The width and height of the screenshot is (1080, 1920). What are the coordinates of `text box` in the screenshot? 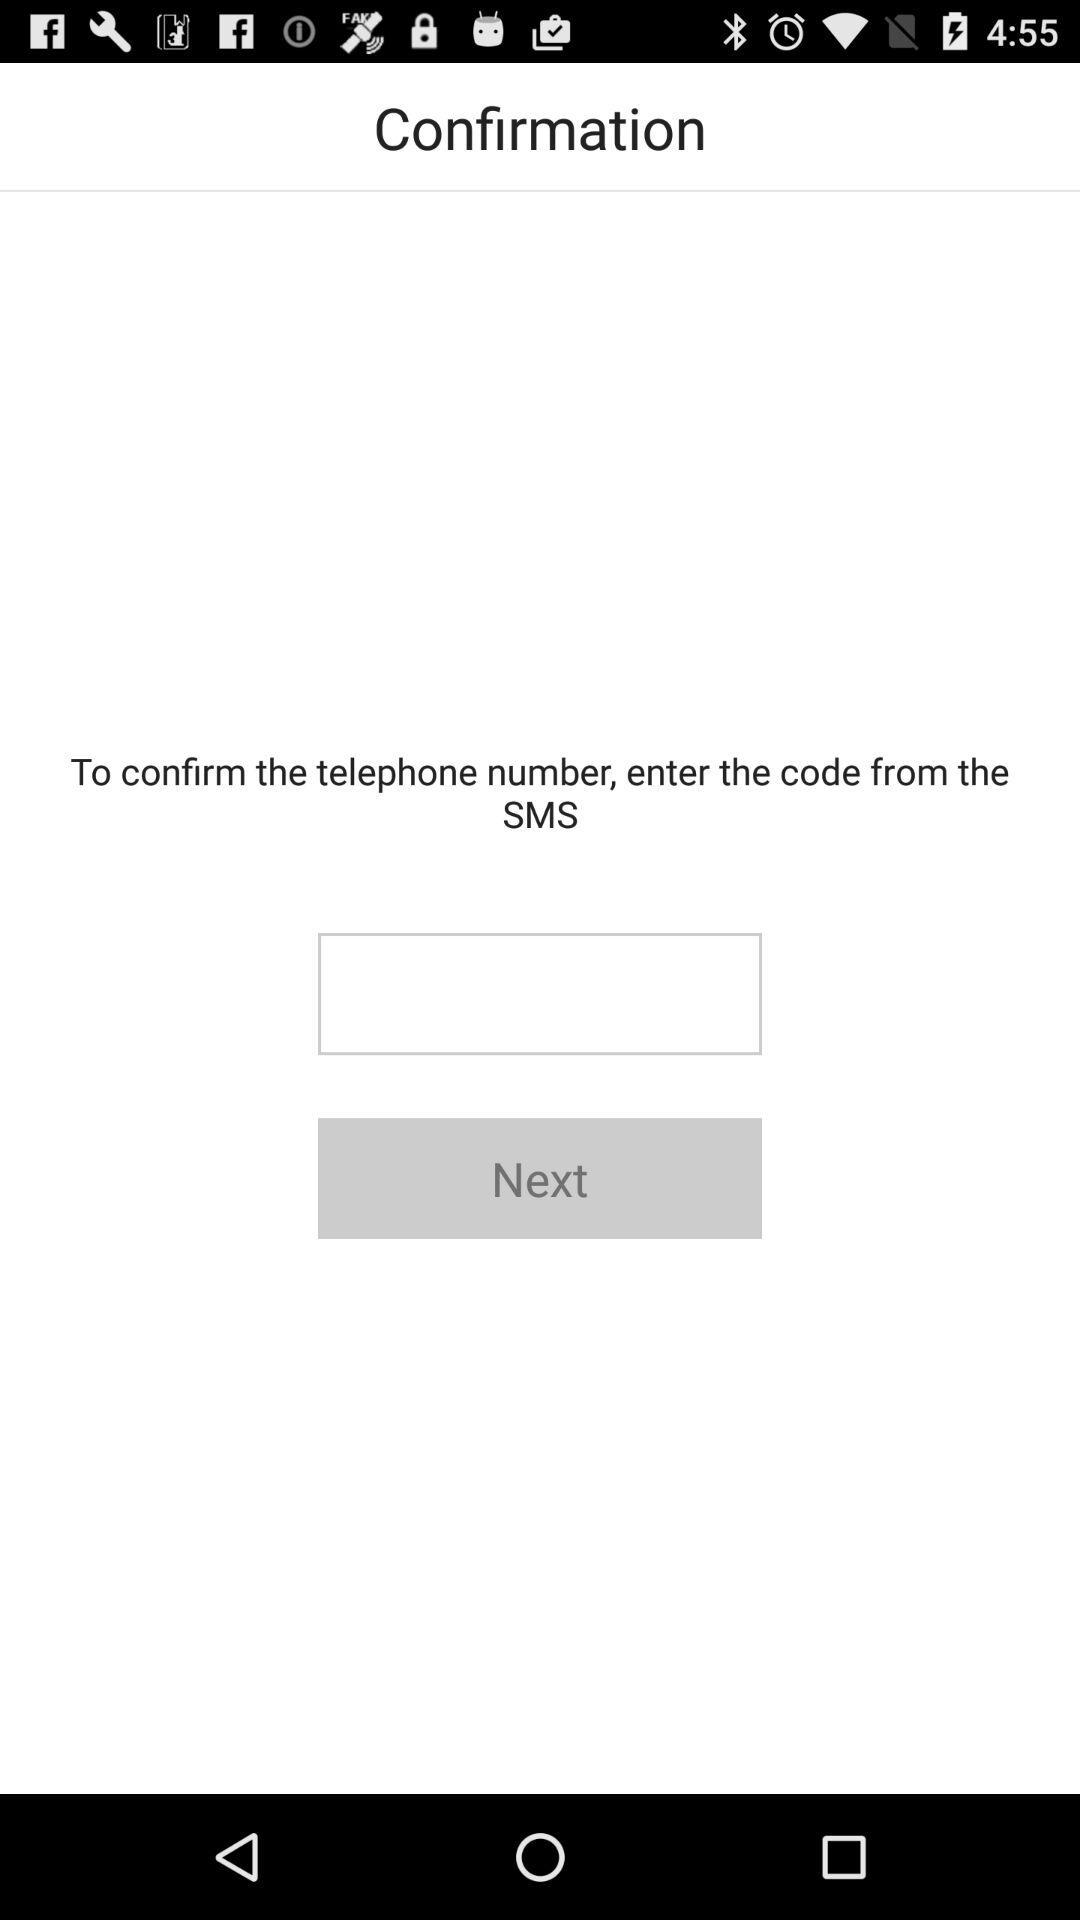 It's located at (540, 994).